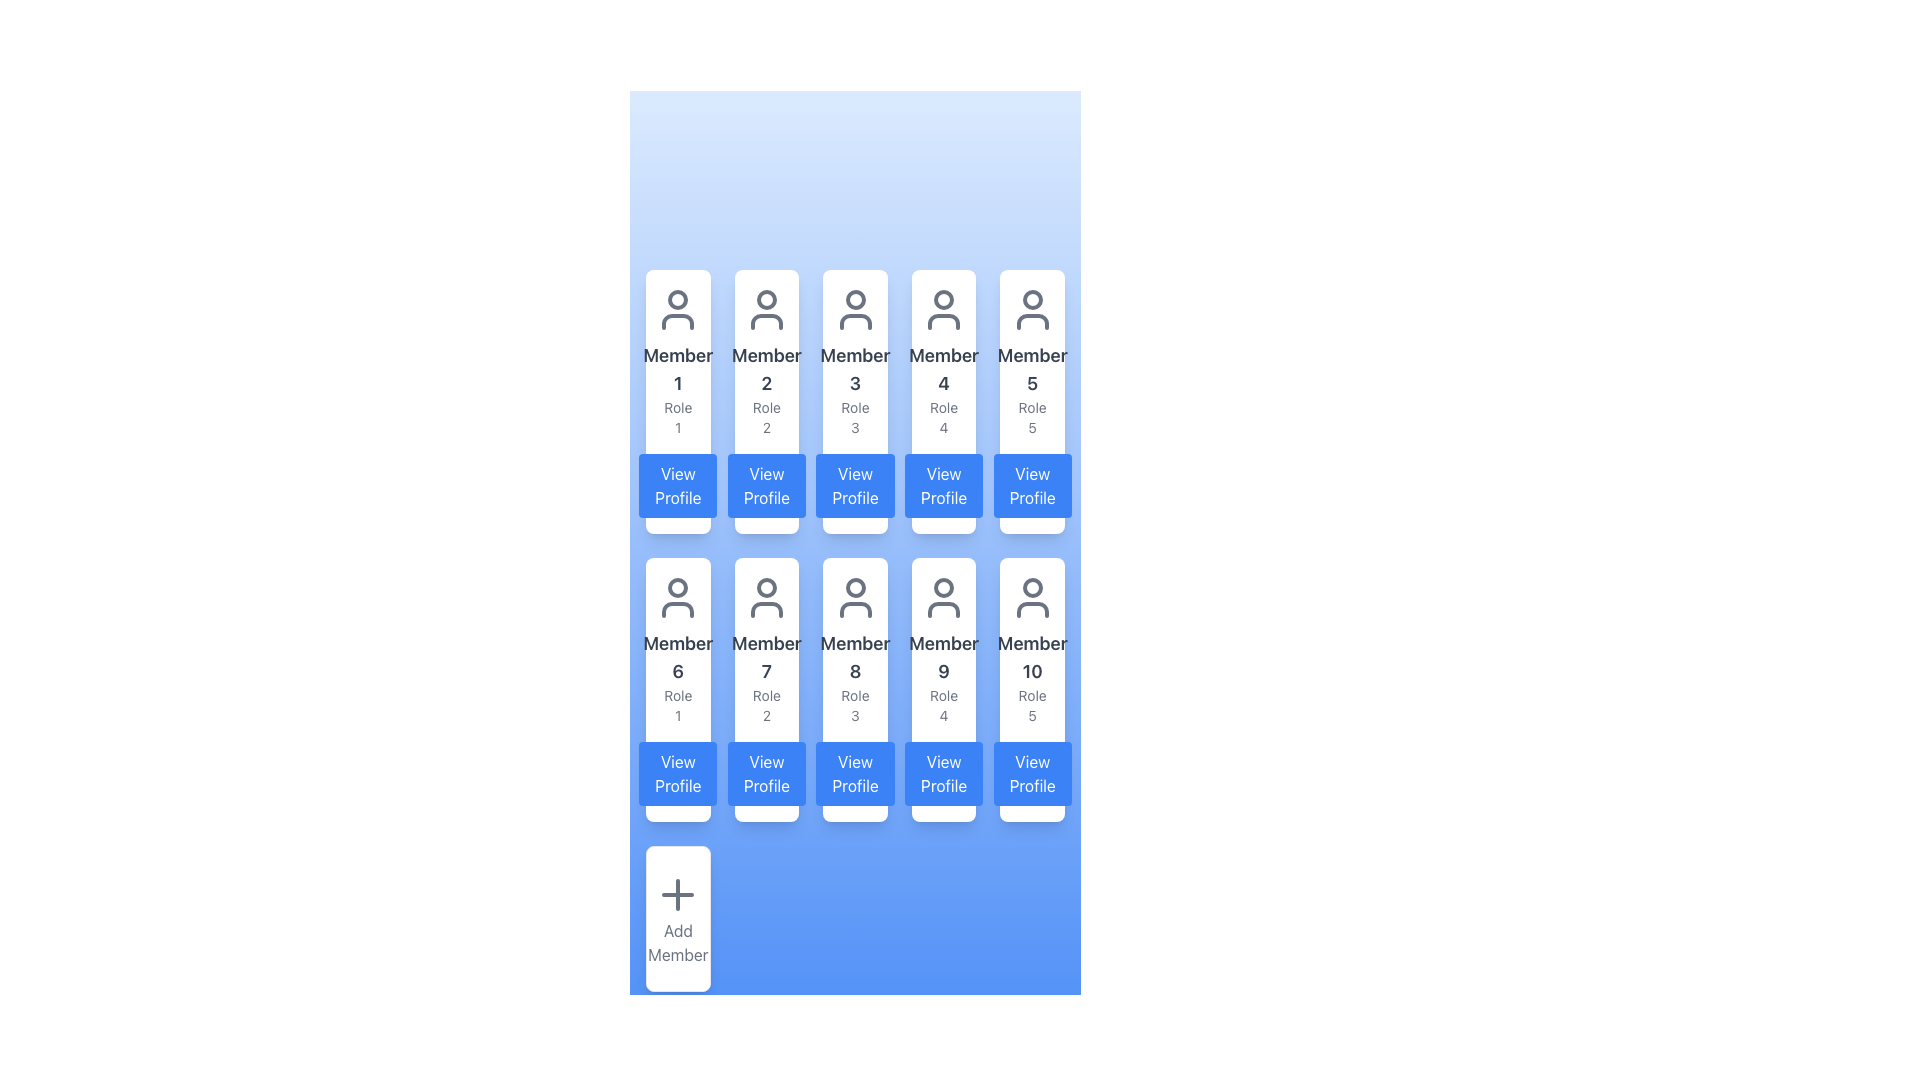 This screenshot has height=1080, width=1920. I want to click on the circular profile icon representing 'Member 3' located in the top part of the member card, so click(855, 300).